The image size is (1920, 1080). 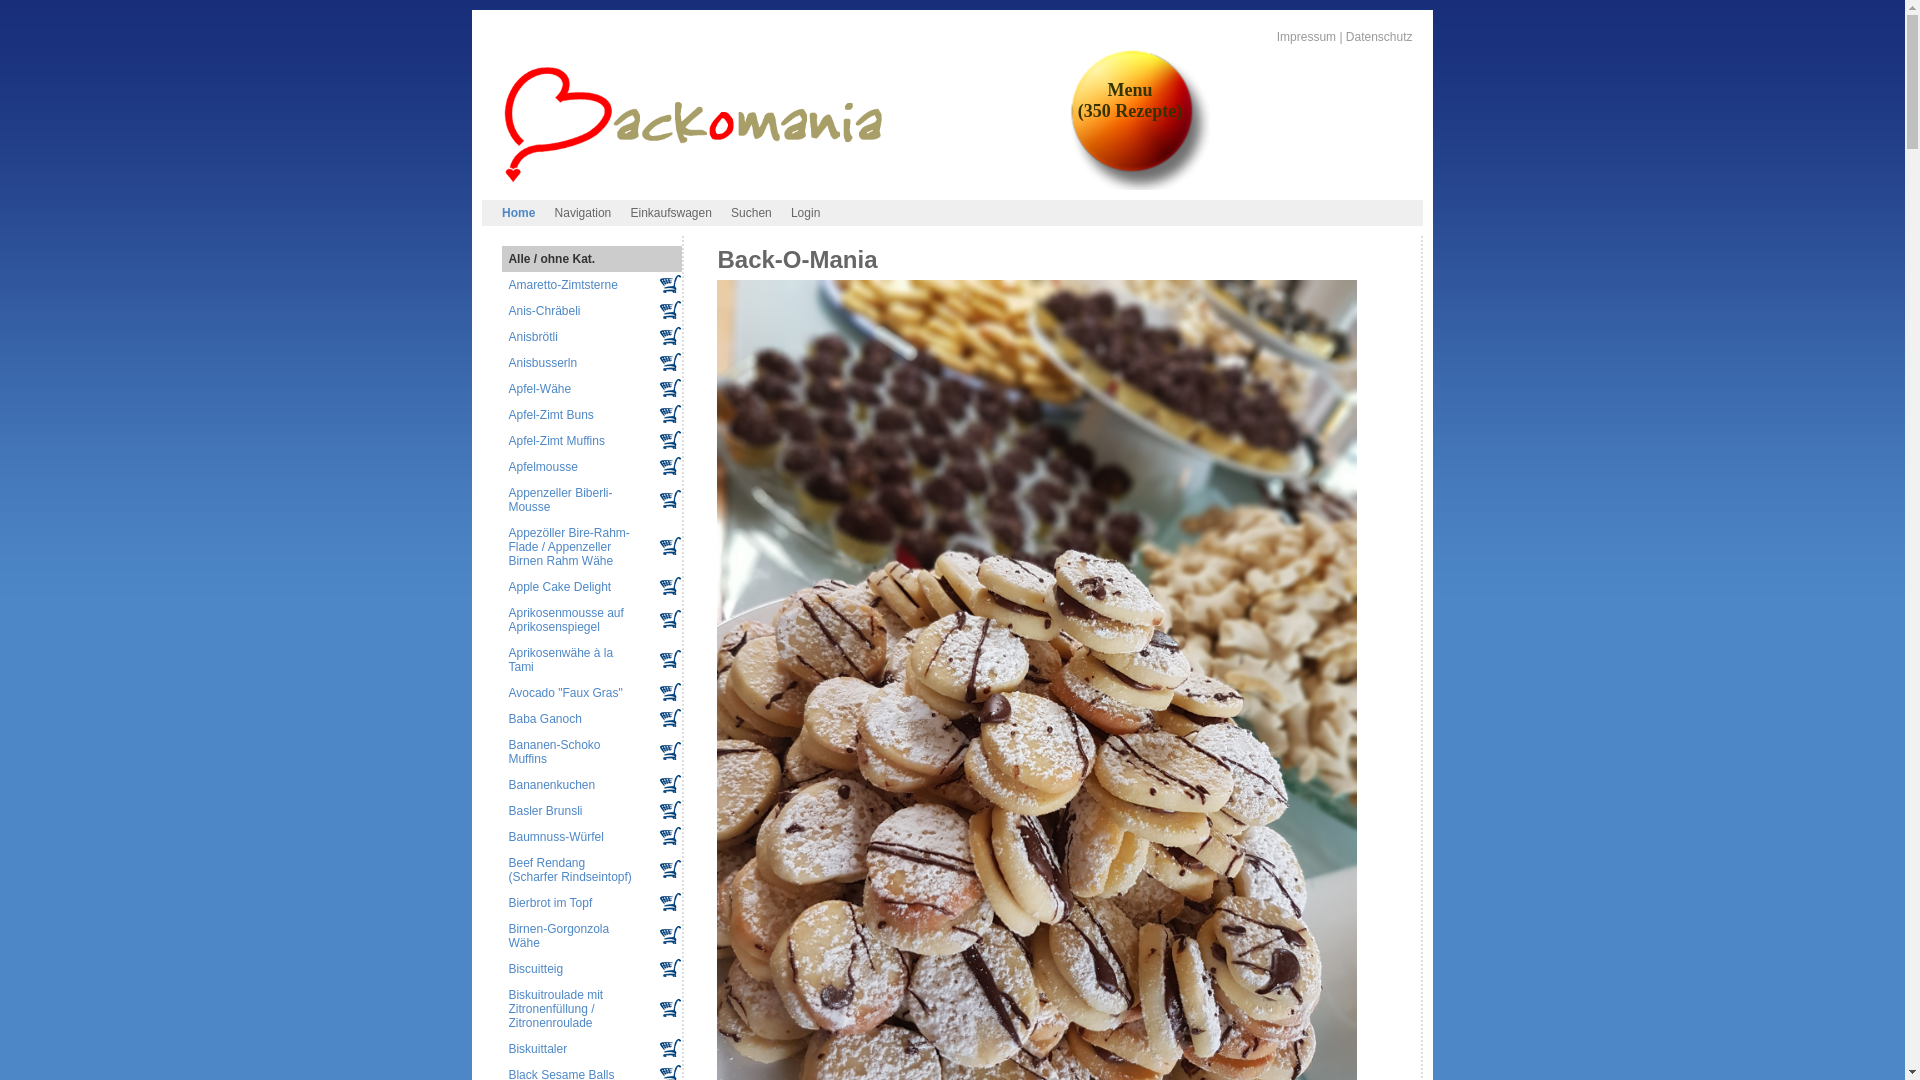 I want to click on 'Bierbrot im Topf', so click(x=550, y=902).